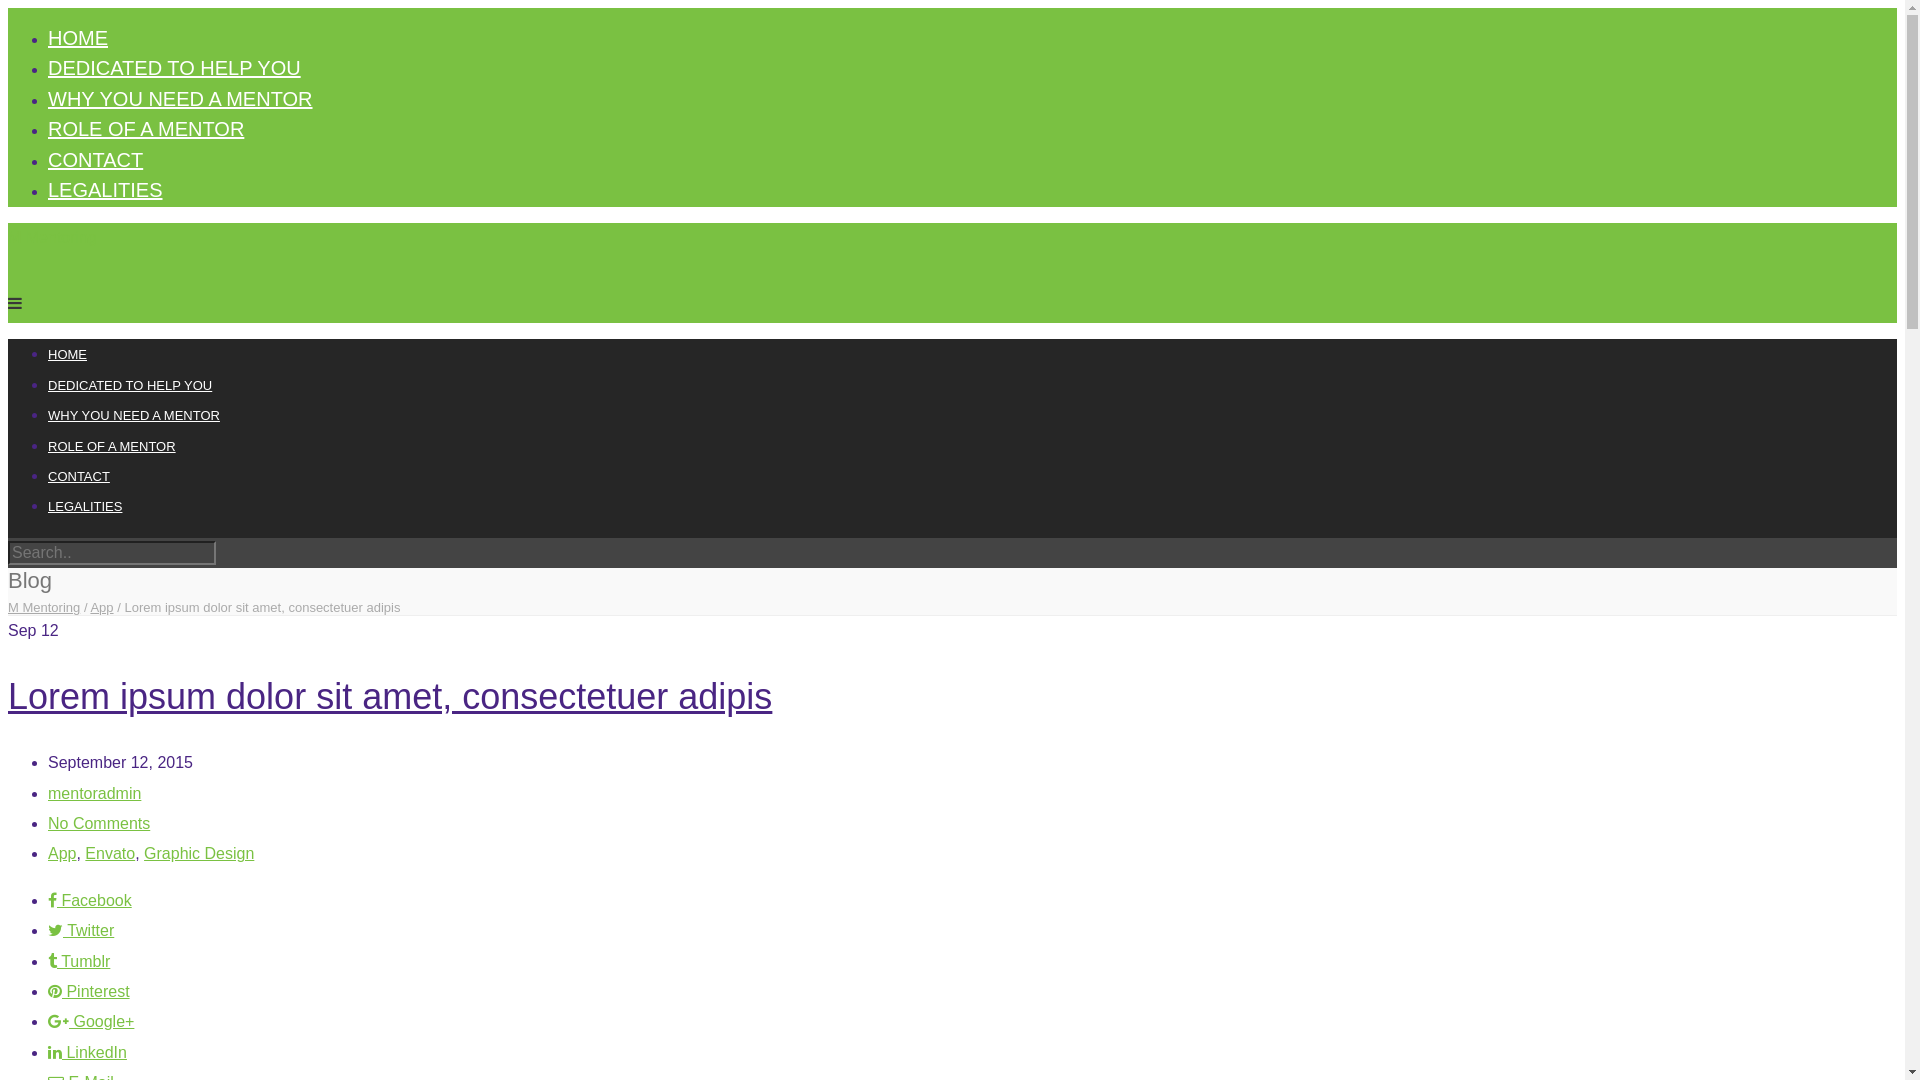  Describe the element at coordinates (180, 99) in the screenshot. I see `'WHY YOU NEED A MENTOR'` at that location.